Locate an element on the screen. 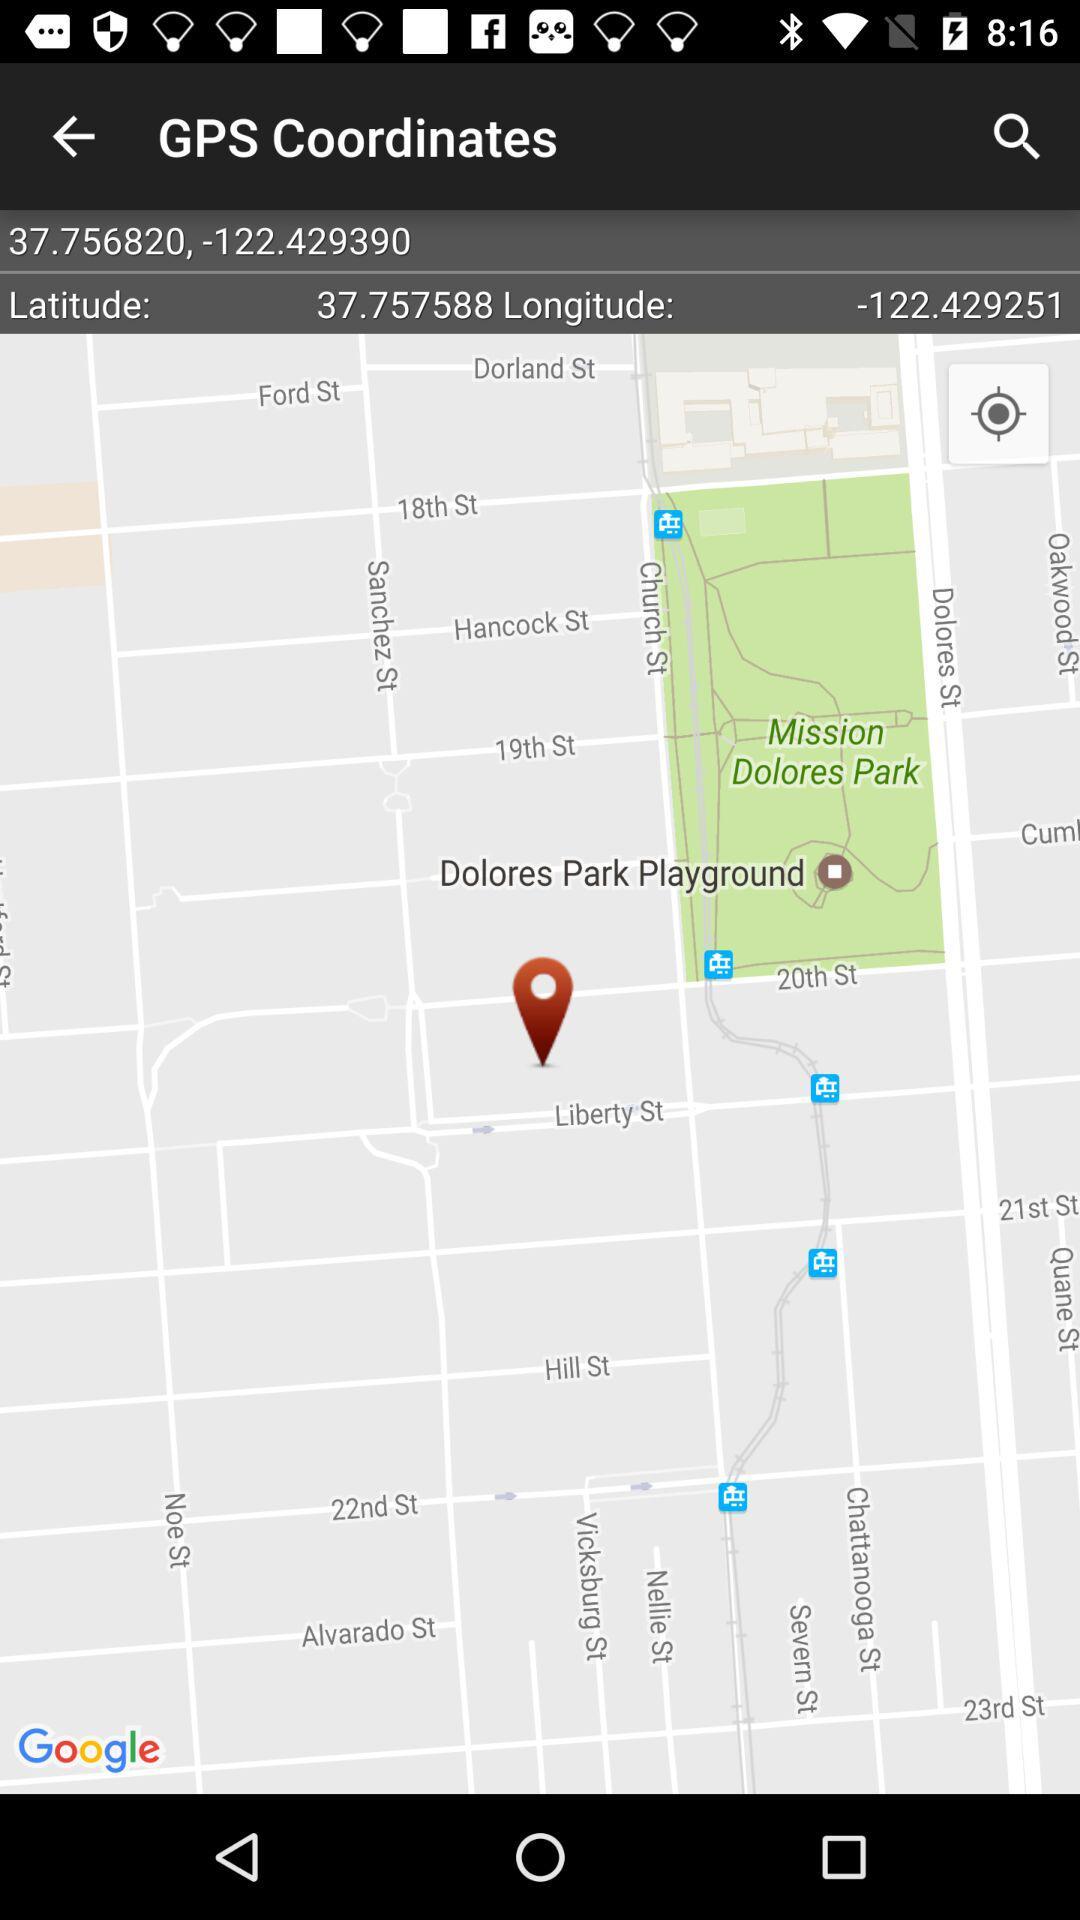  item below -122.429251 icon is located at coordinates (998, 414).